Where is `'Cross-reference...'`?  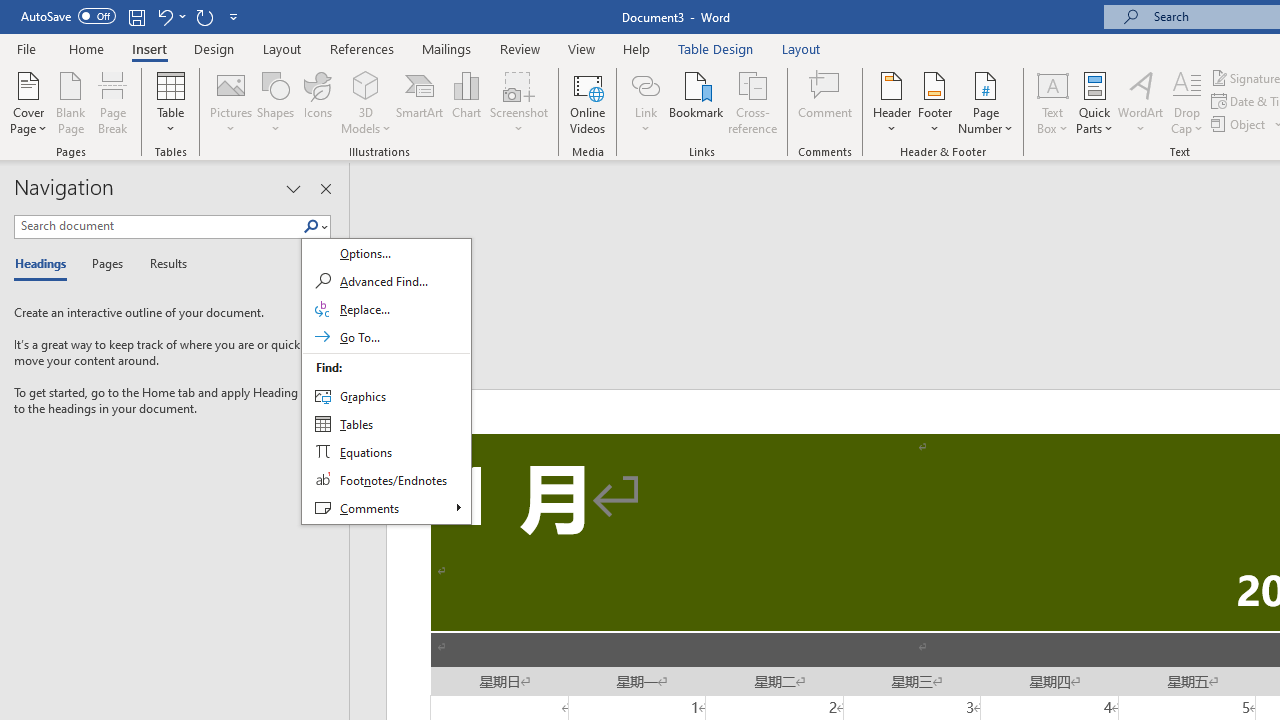
'Cross-reference...' is located at coordinates (751, 103).